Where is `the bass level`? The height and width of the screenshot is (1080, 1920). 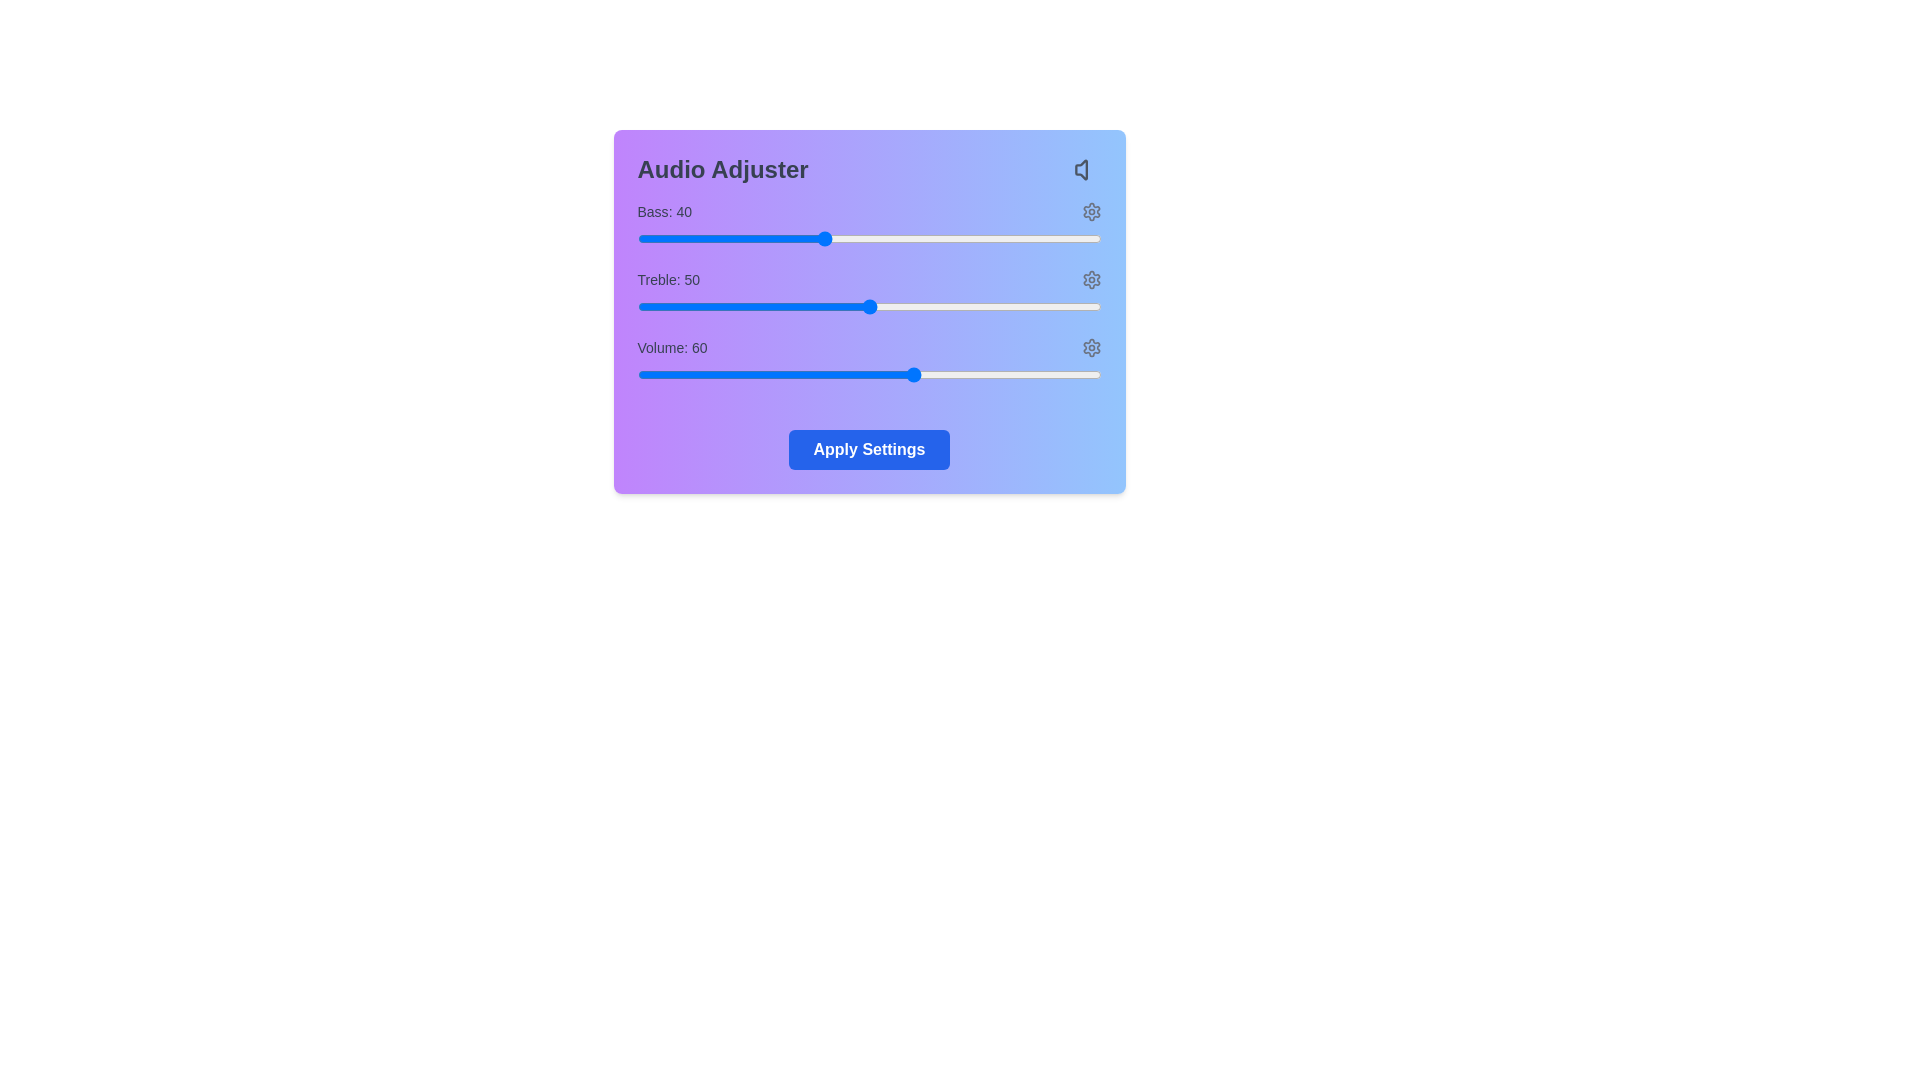 the bass level is located at coordinates (711, 238).